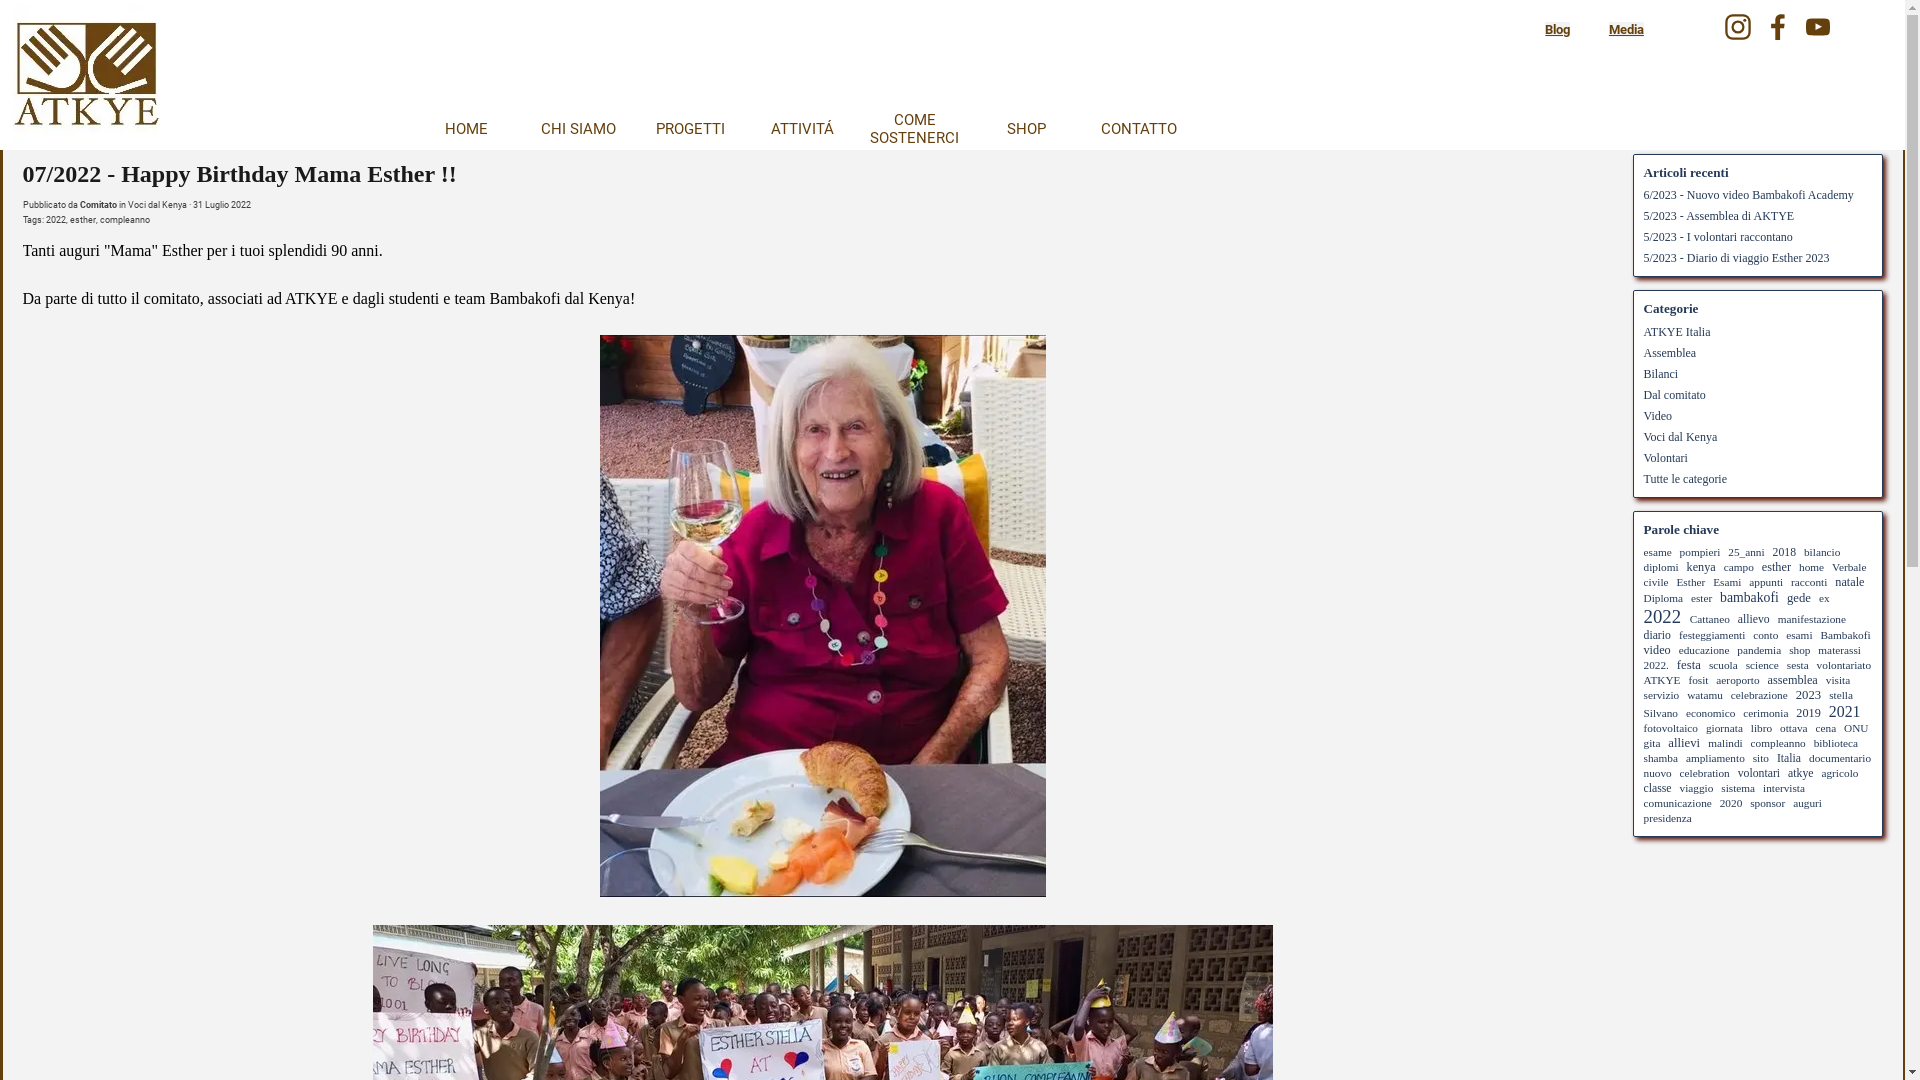  What do you see at coordinates (1717, 235) in the screenshot?
I see `'5/2023 - I volontari raccontano'` at bounding box center [1717, 235].